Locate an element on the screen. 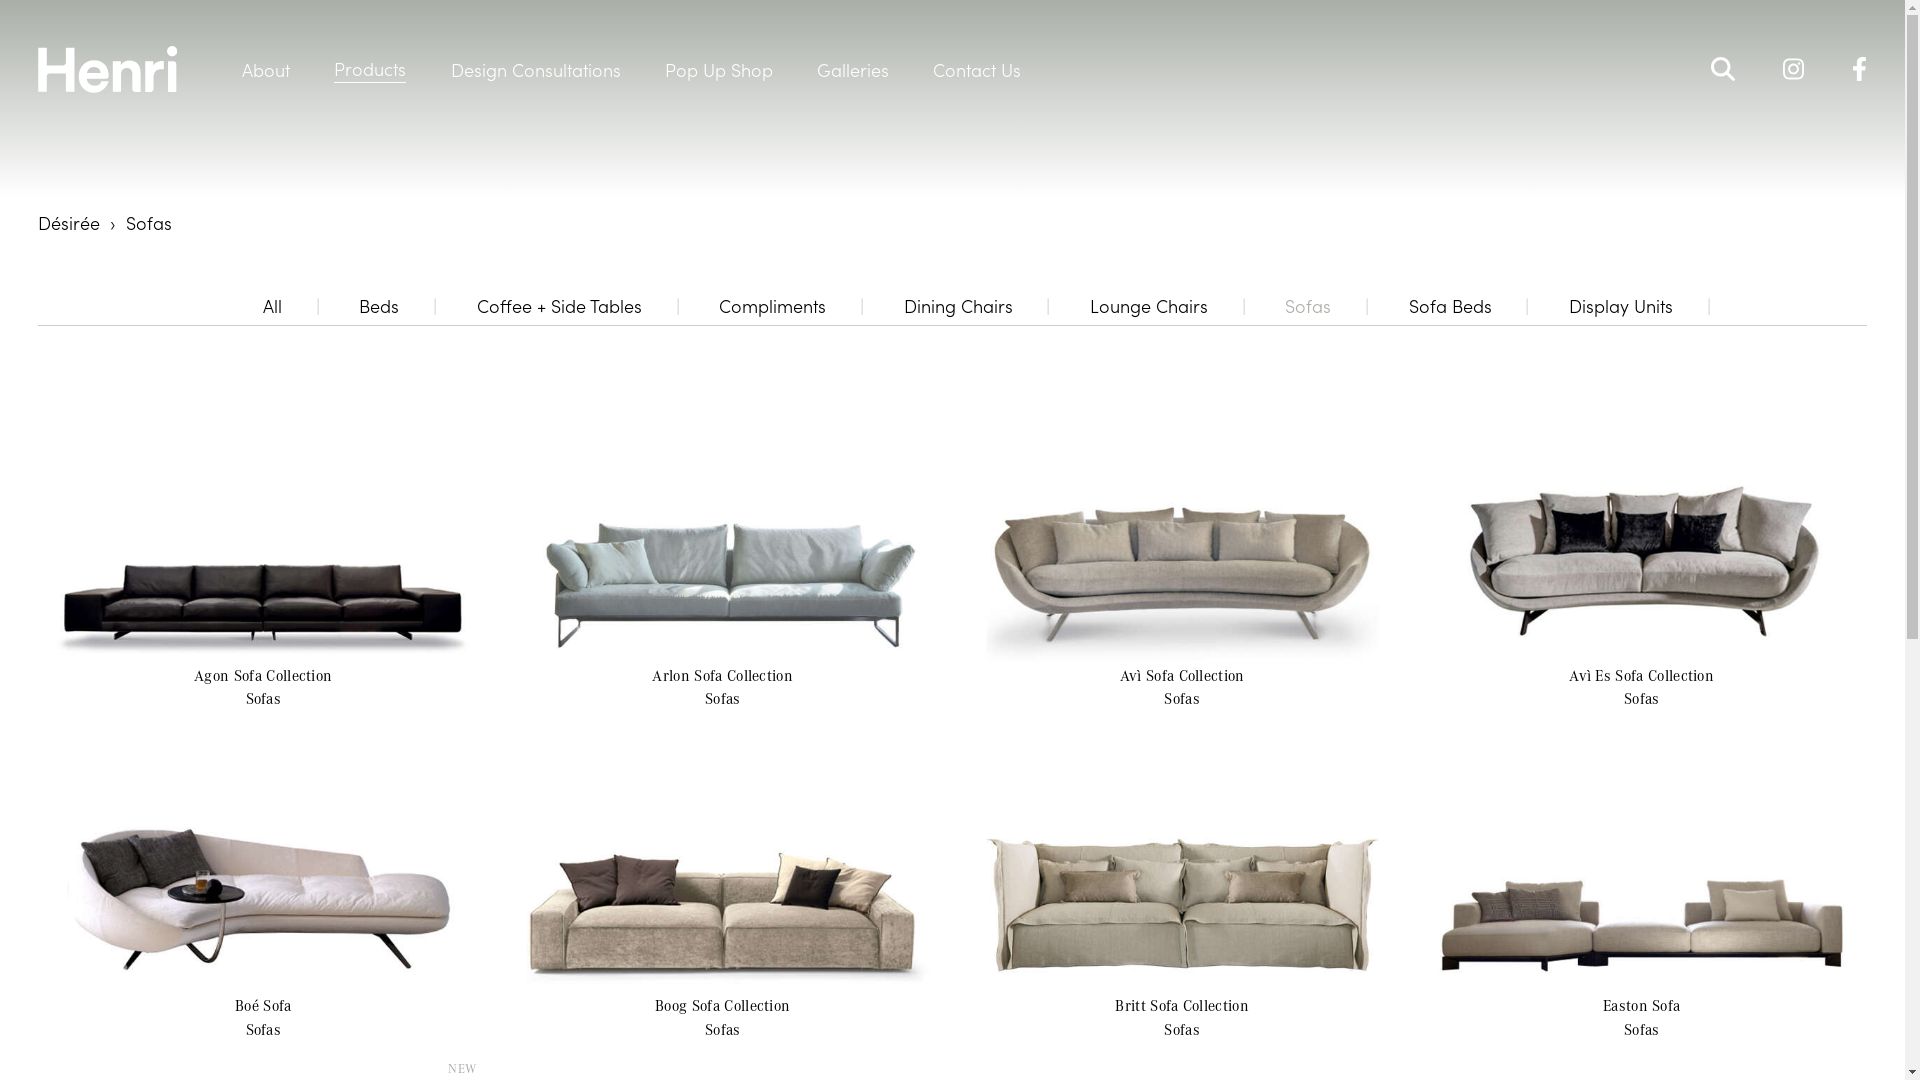 The image size is (1920, 1080). 'About' is located at coordinates (240, 68).